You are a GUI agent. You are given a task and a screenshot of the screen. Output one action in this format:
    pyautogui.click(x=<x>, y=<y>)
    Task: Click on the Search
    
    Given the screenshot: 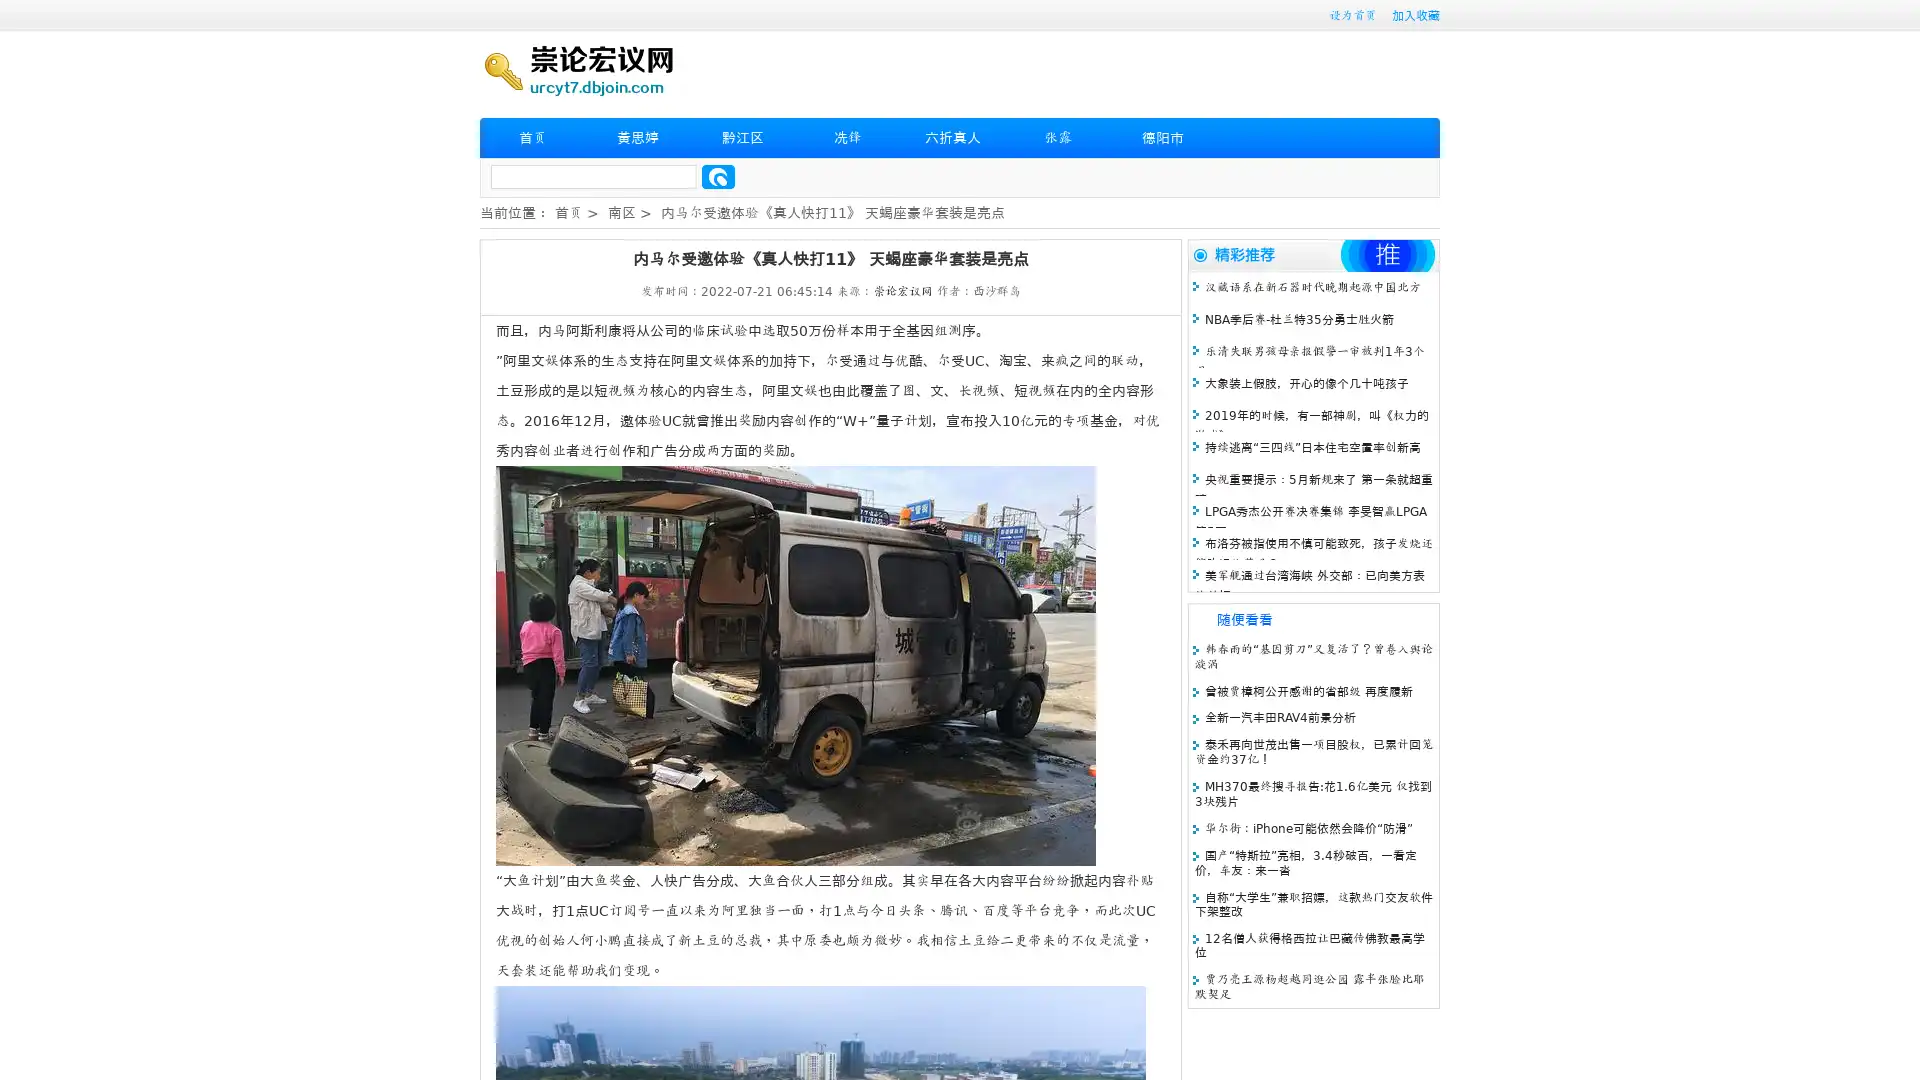 What is the action you would take?
    pyautogui.click(x=718, y=176)
    